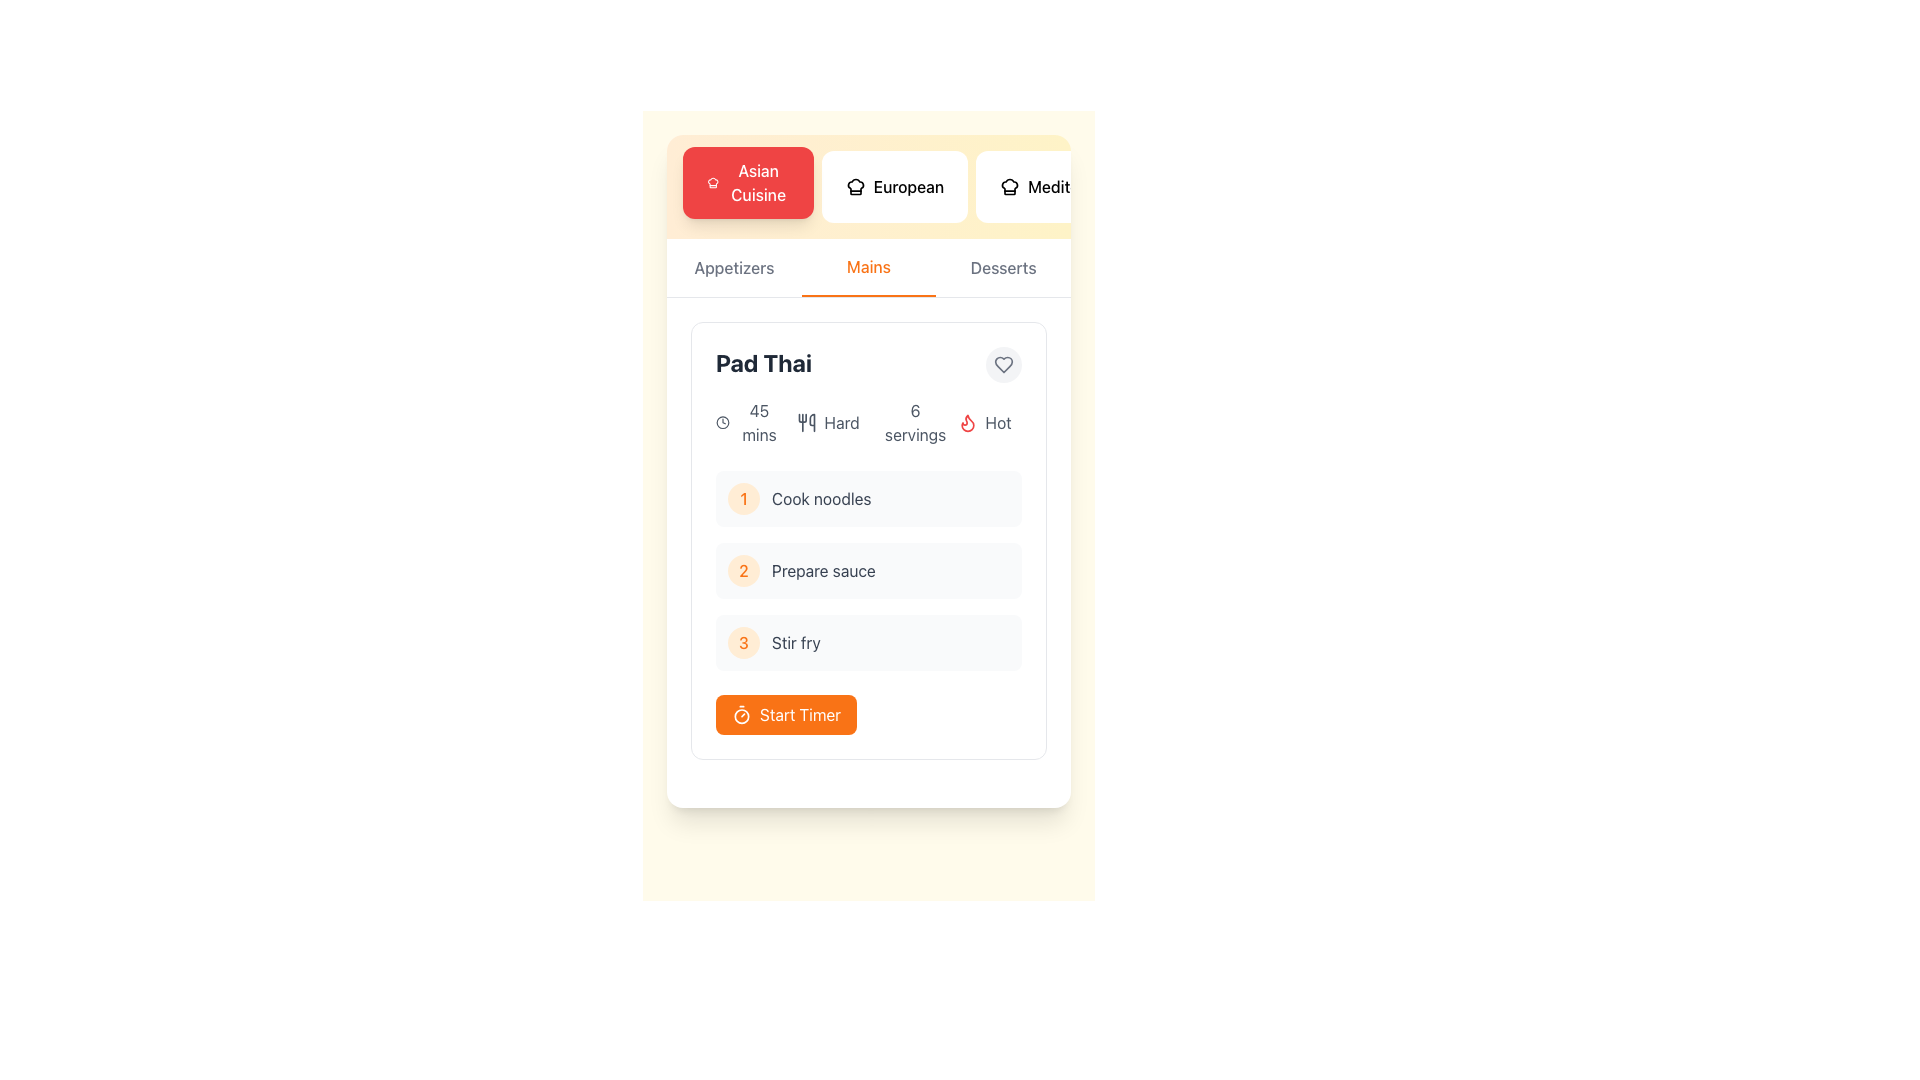 The height and width of the screenshot is (1080, 1920). What do you see at coordinates (989, 422) in the screenshot?
I see `the label element that contains a flame icon and the word 'Hot', which is the fourth item in a horizontally arranged list of labels within a card, positioned to the right of labels such as '6 servings', 'hard', and '45 mins'` at bounding box center [989, 422].